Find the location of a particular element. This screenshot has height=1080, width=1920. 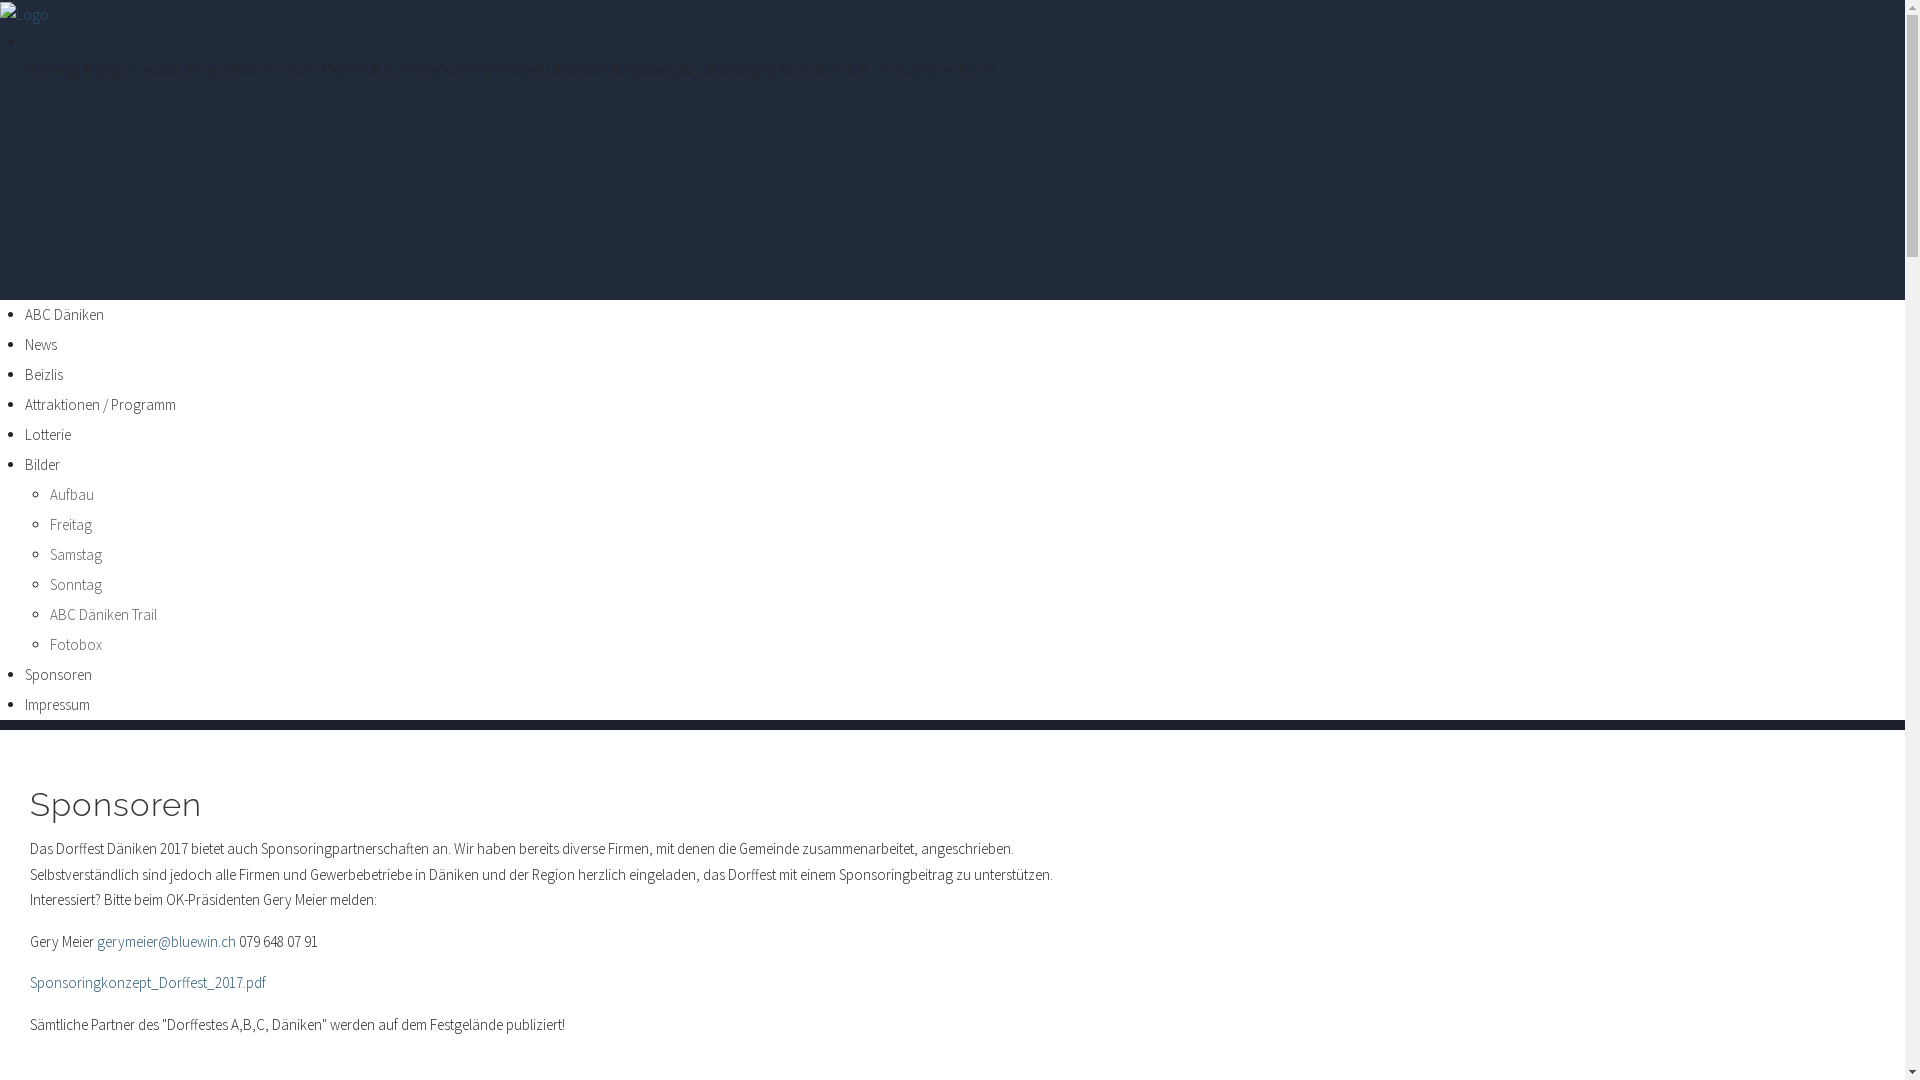

'gerymeier@bluewin.ch' is located at coordinates (166, 941).